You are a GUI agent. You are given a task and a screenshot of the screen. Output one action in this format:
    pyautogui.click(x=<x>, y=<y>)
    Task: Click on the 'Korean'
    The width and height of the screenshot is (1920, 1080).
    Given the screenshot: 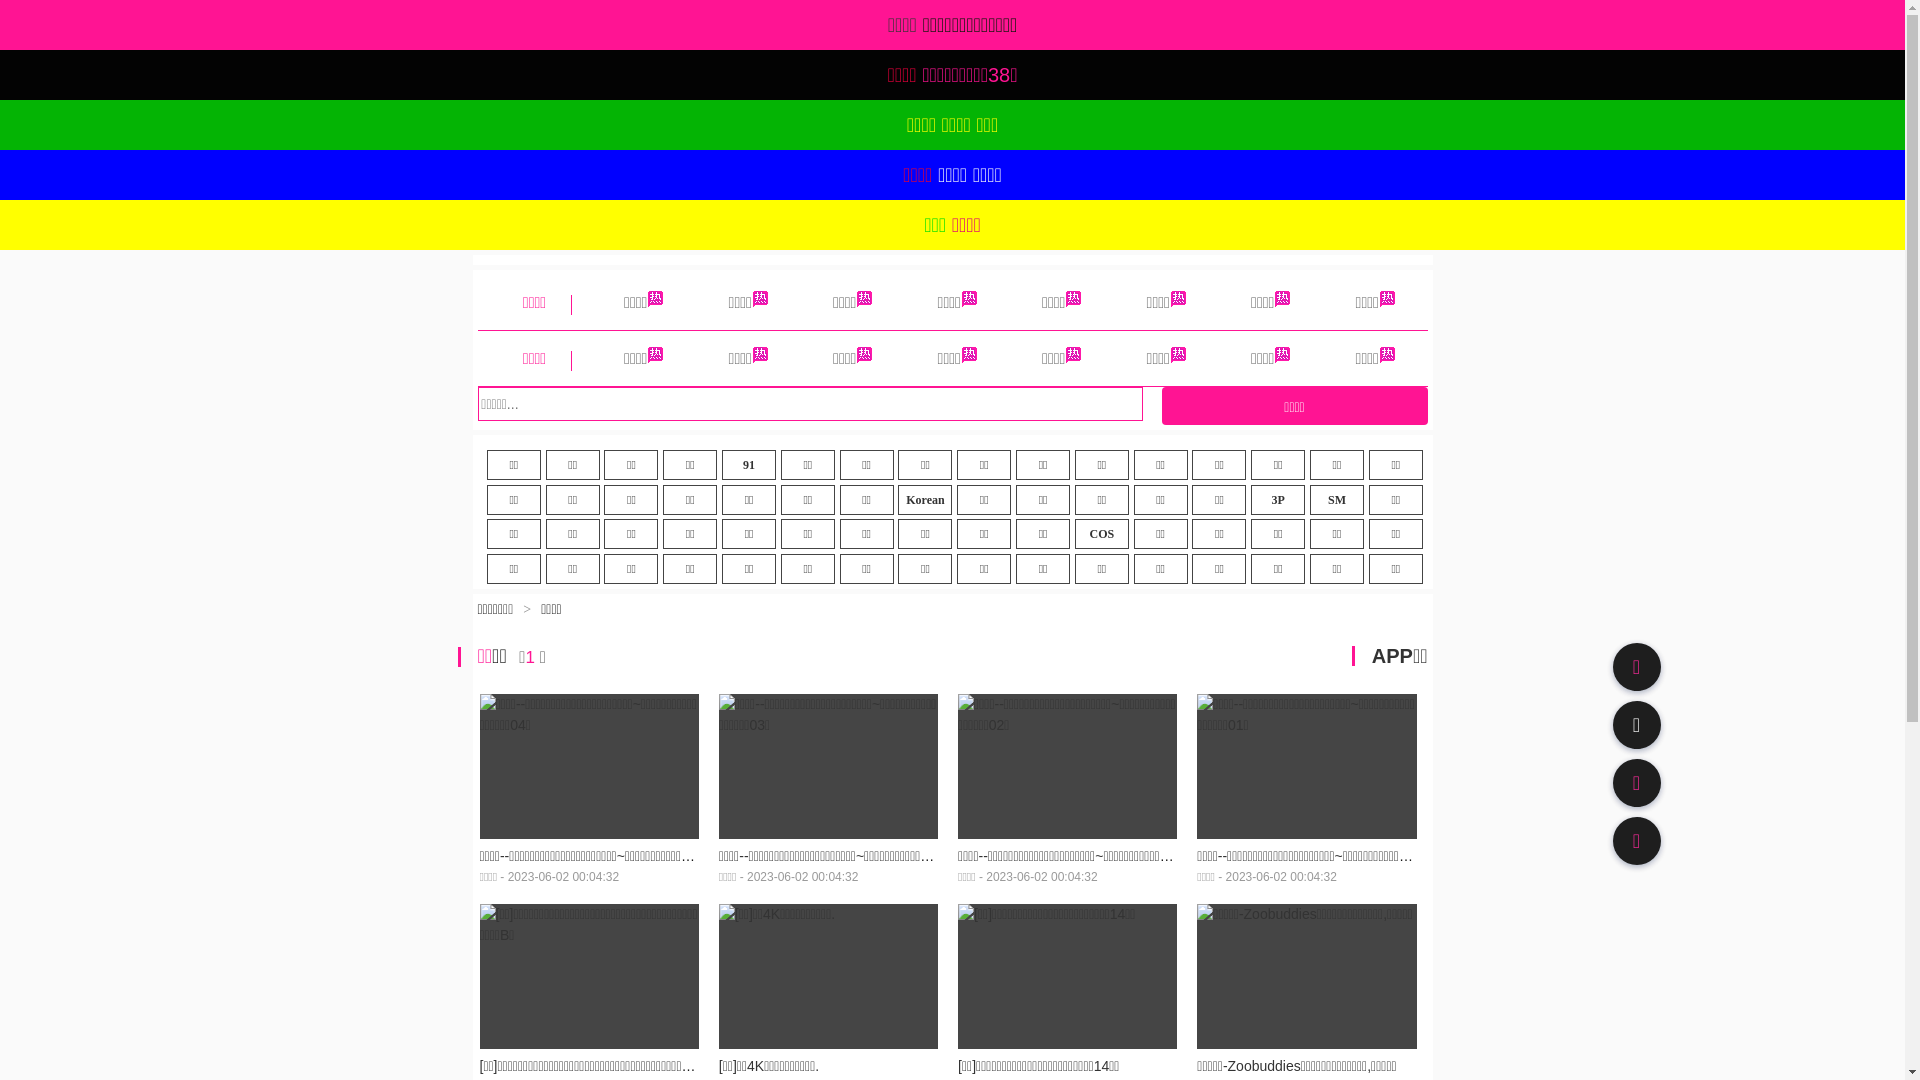 What is the action you would take?
    pyautogui.click(x=924, y=499)
    